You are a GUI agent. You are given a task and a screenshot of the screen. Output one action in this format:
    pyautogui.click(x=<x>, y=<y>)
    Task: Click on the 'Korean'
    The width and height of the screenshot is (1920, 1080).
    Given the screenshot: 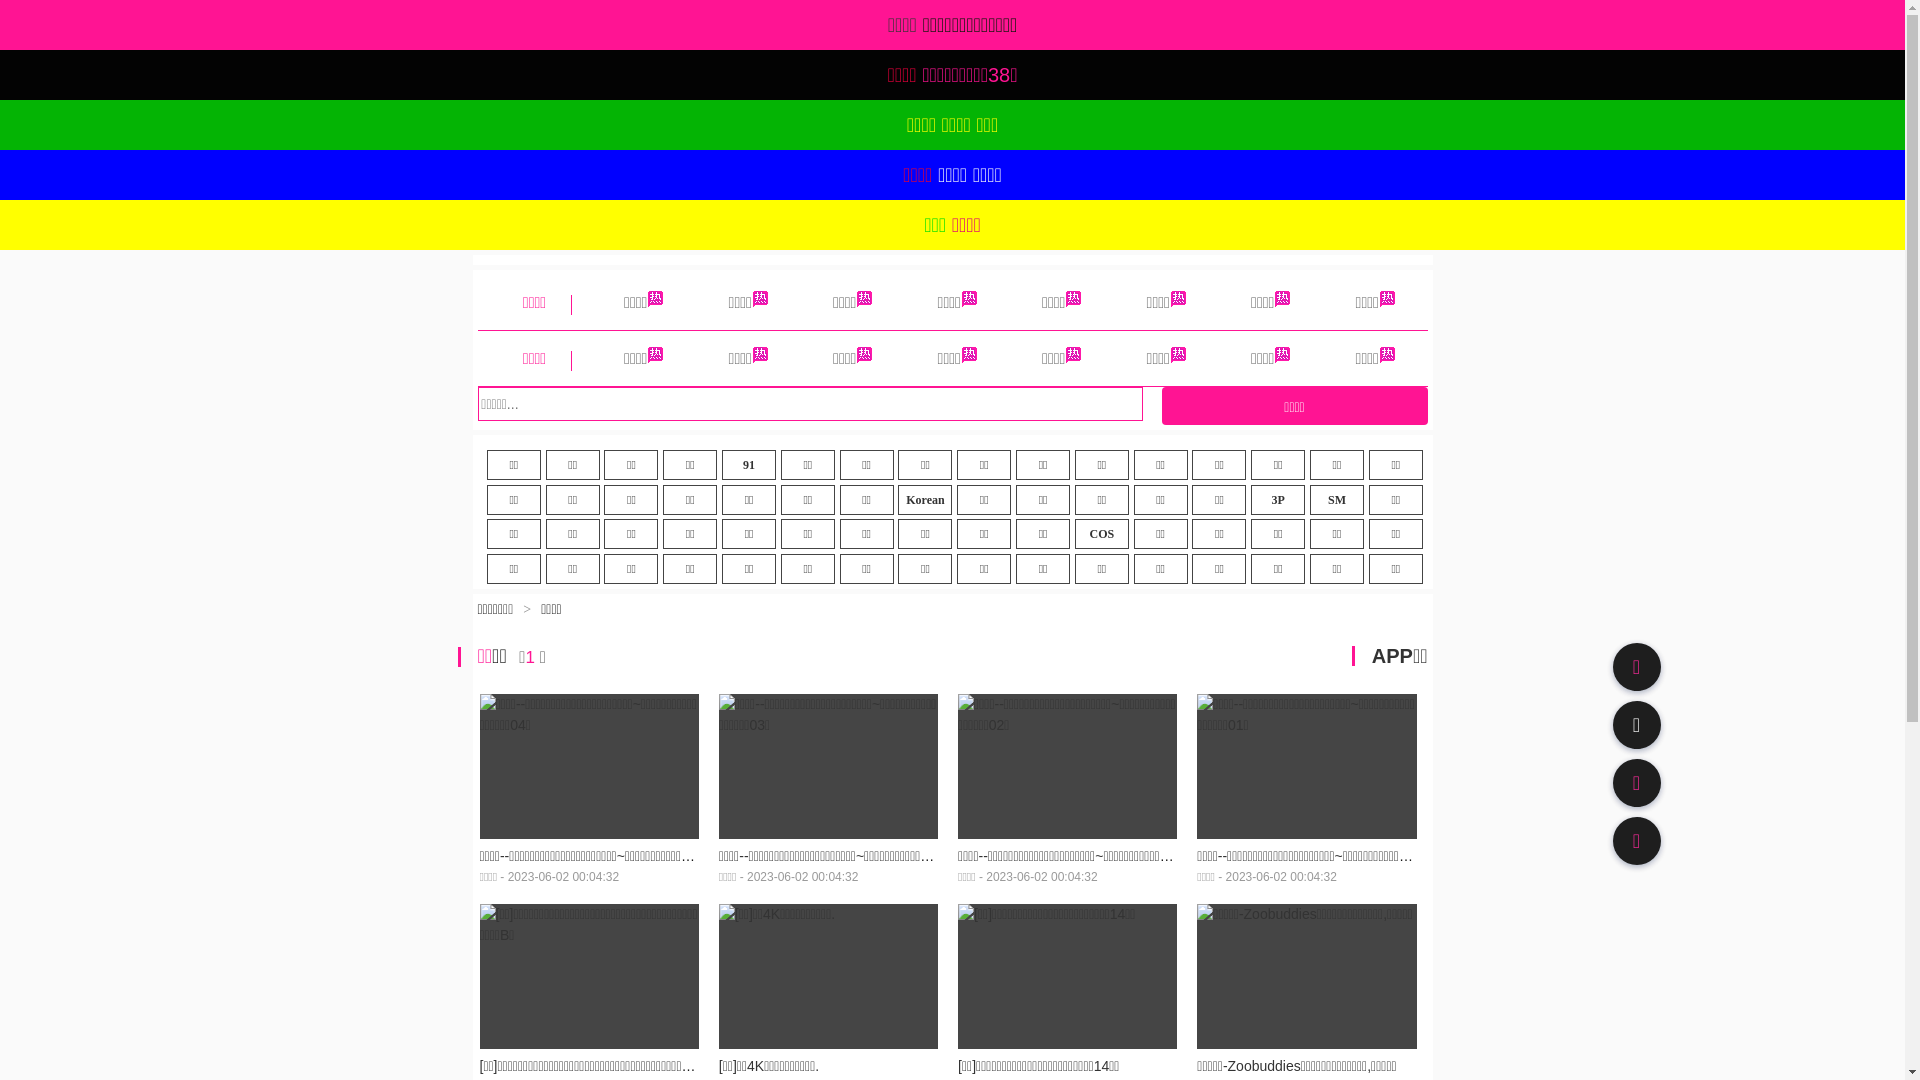 What is the action you would take?
    pyautogui.click(x=924, y=499)
    